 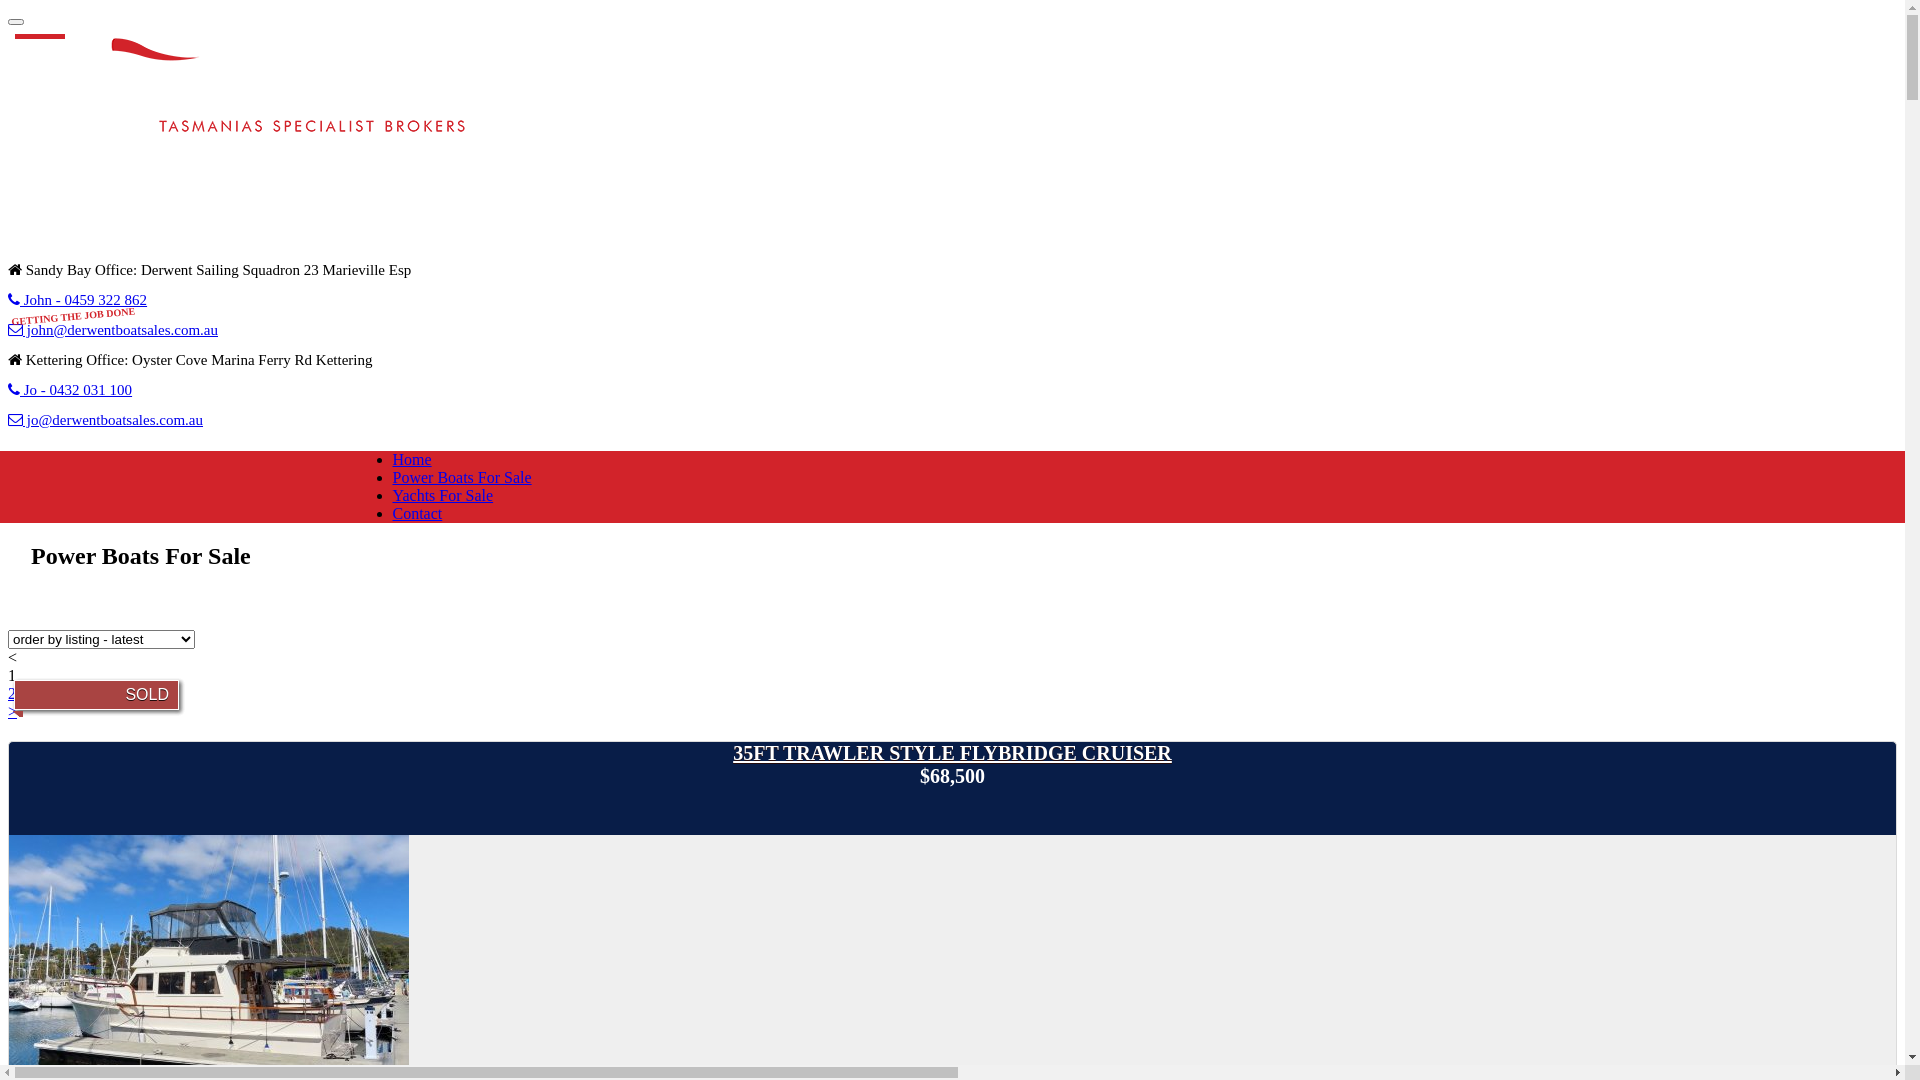 What do you see at coordinates (8, 710) in the screenshot?
I see `'>'` at bounding box center [8, 710].